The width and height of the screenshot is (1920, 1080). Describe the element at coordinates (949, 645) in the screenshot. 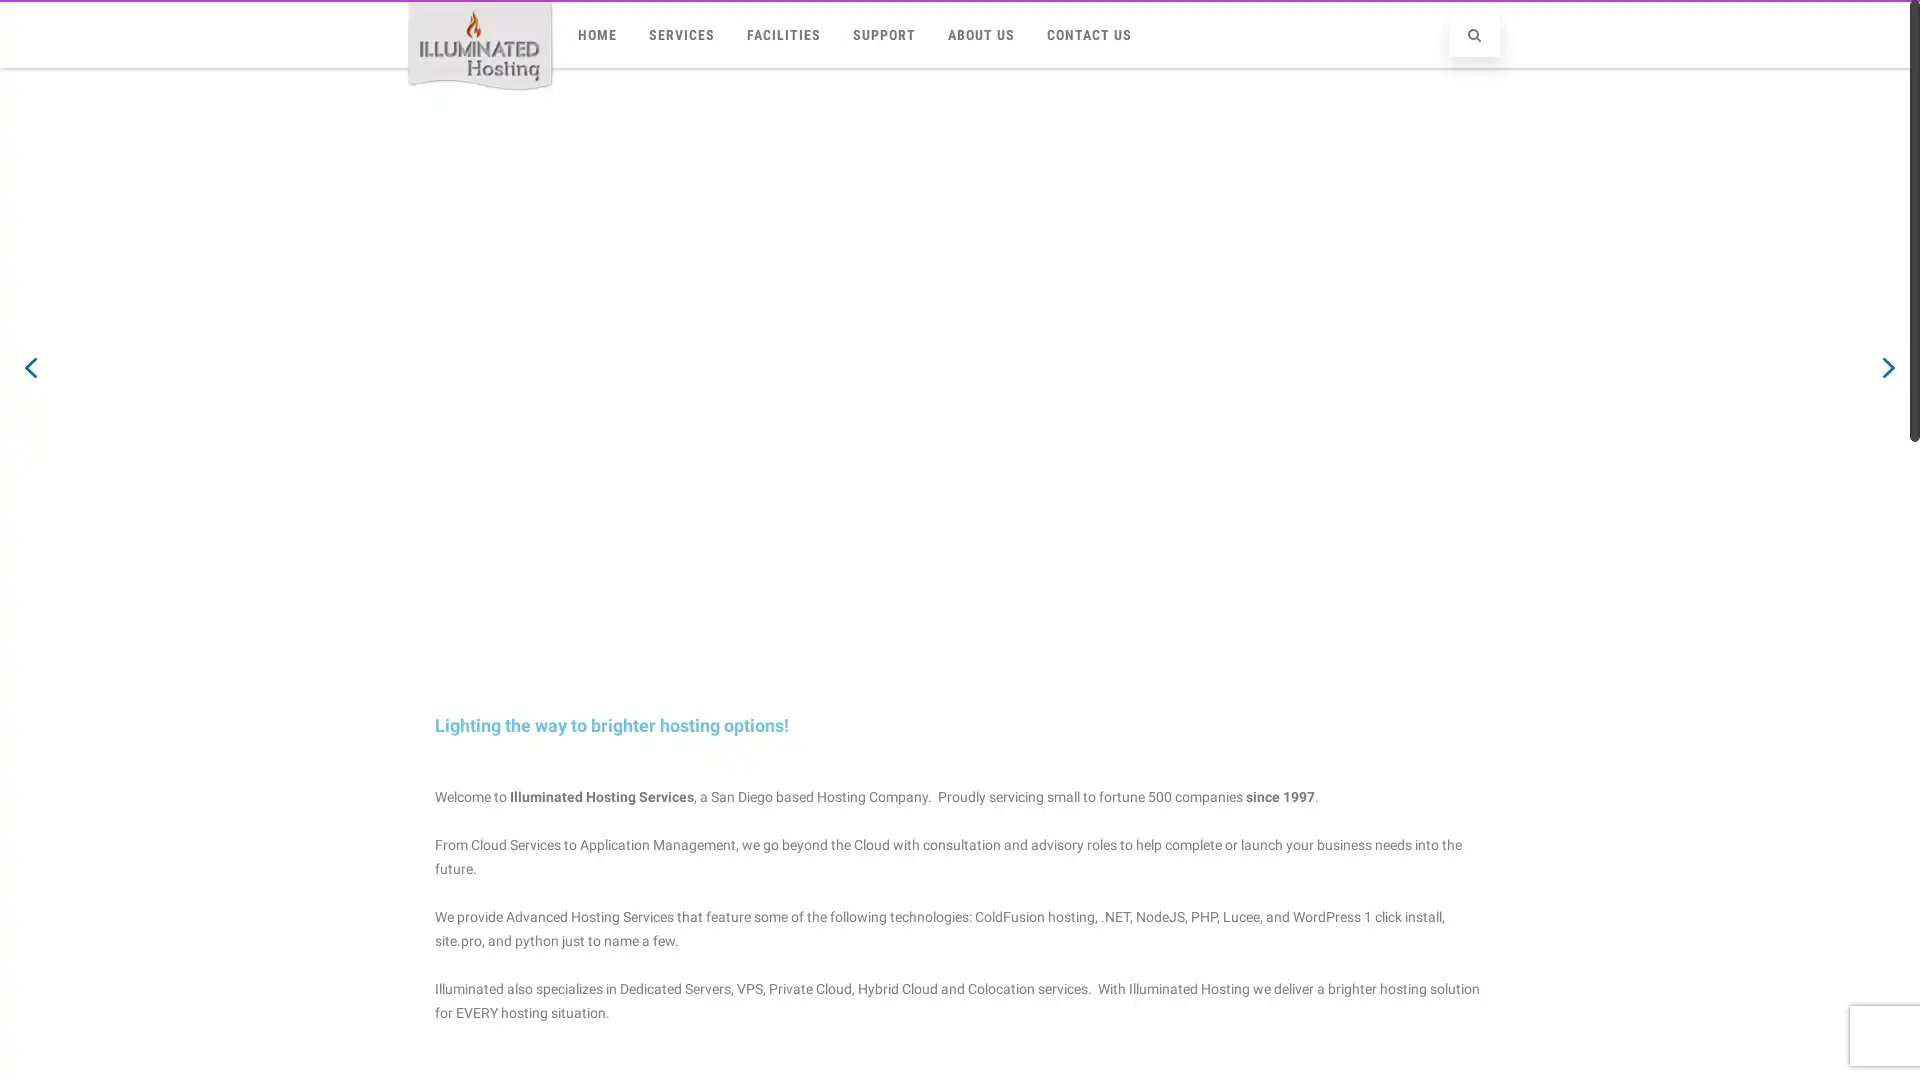

I see `slider3` at that location.